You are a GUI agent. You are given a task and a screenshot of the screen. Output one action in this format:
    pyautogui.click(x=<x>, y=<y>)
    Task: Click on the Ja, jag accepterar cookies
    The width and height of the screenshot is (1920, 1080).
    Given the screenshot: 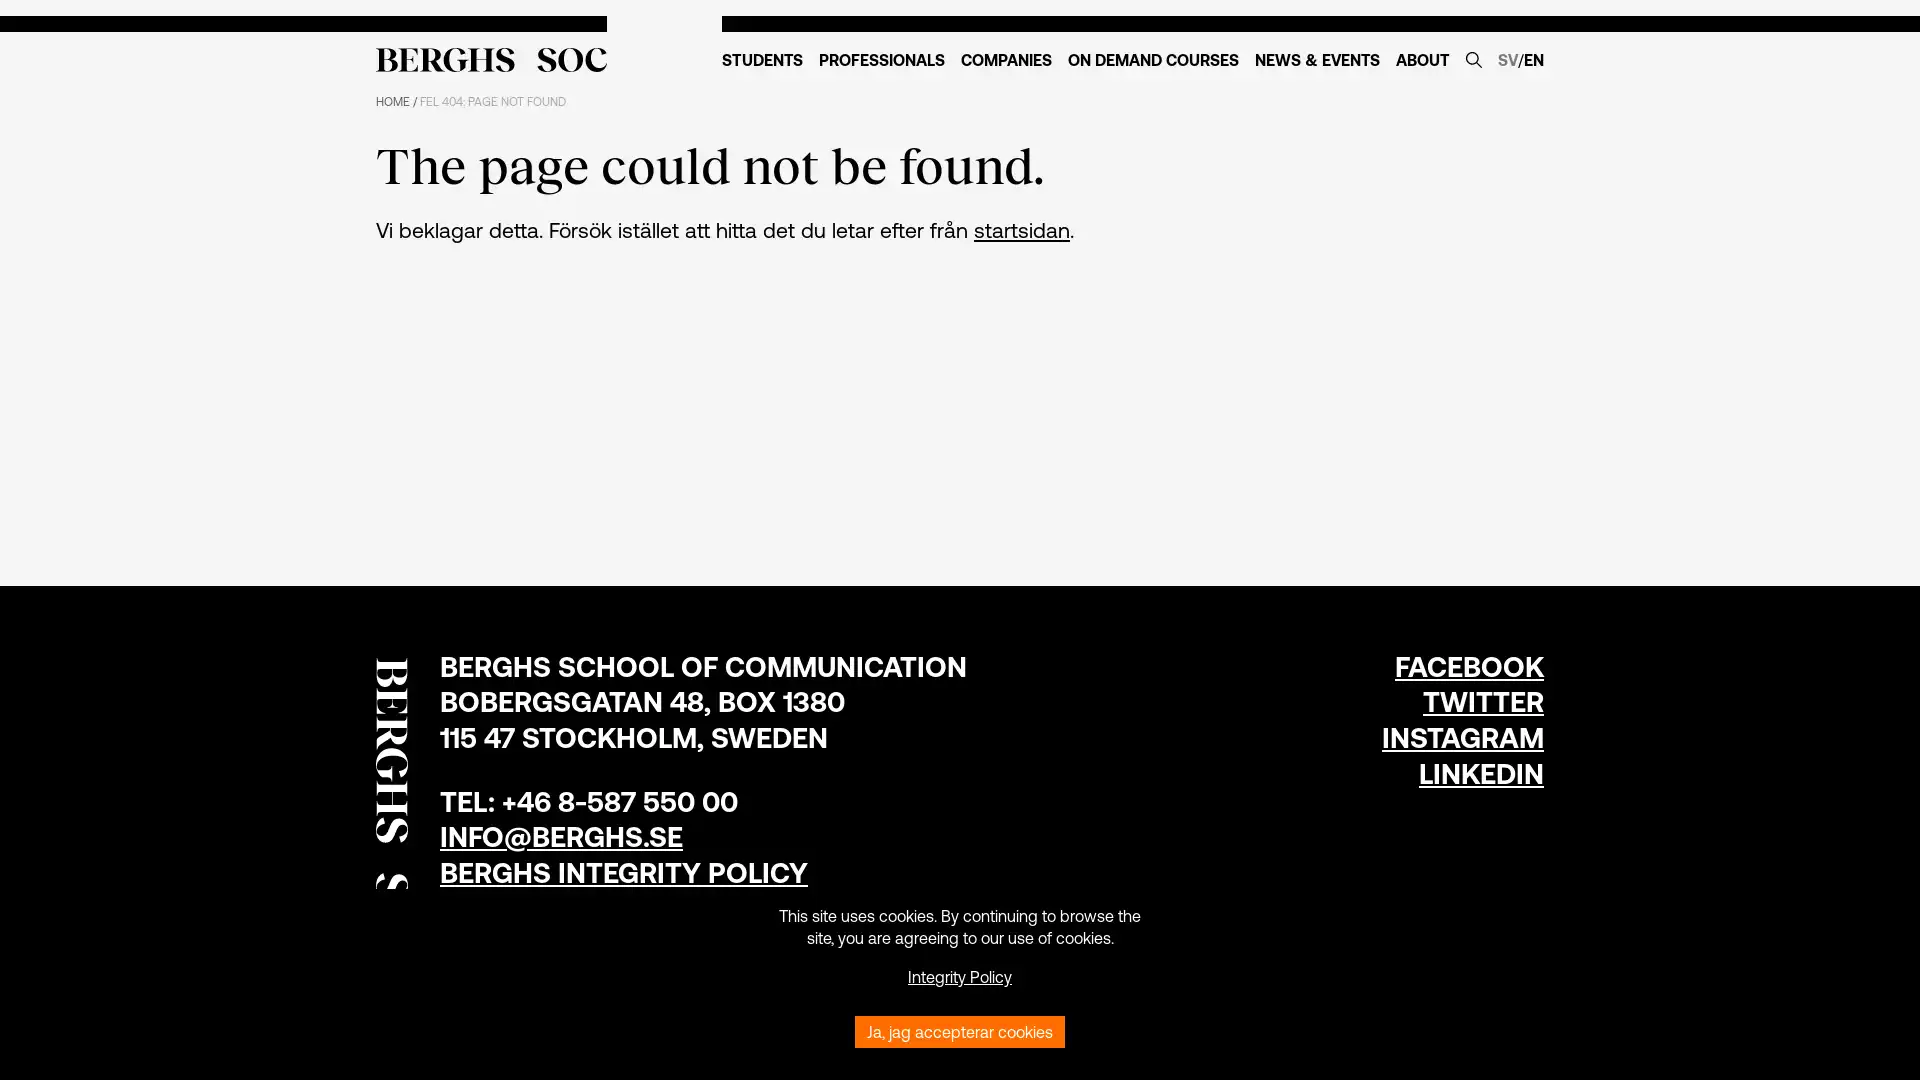 What is the action you would take?
    pyautogui.click(x=960, y=1032)
    